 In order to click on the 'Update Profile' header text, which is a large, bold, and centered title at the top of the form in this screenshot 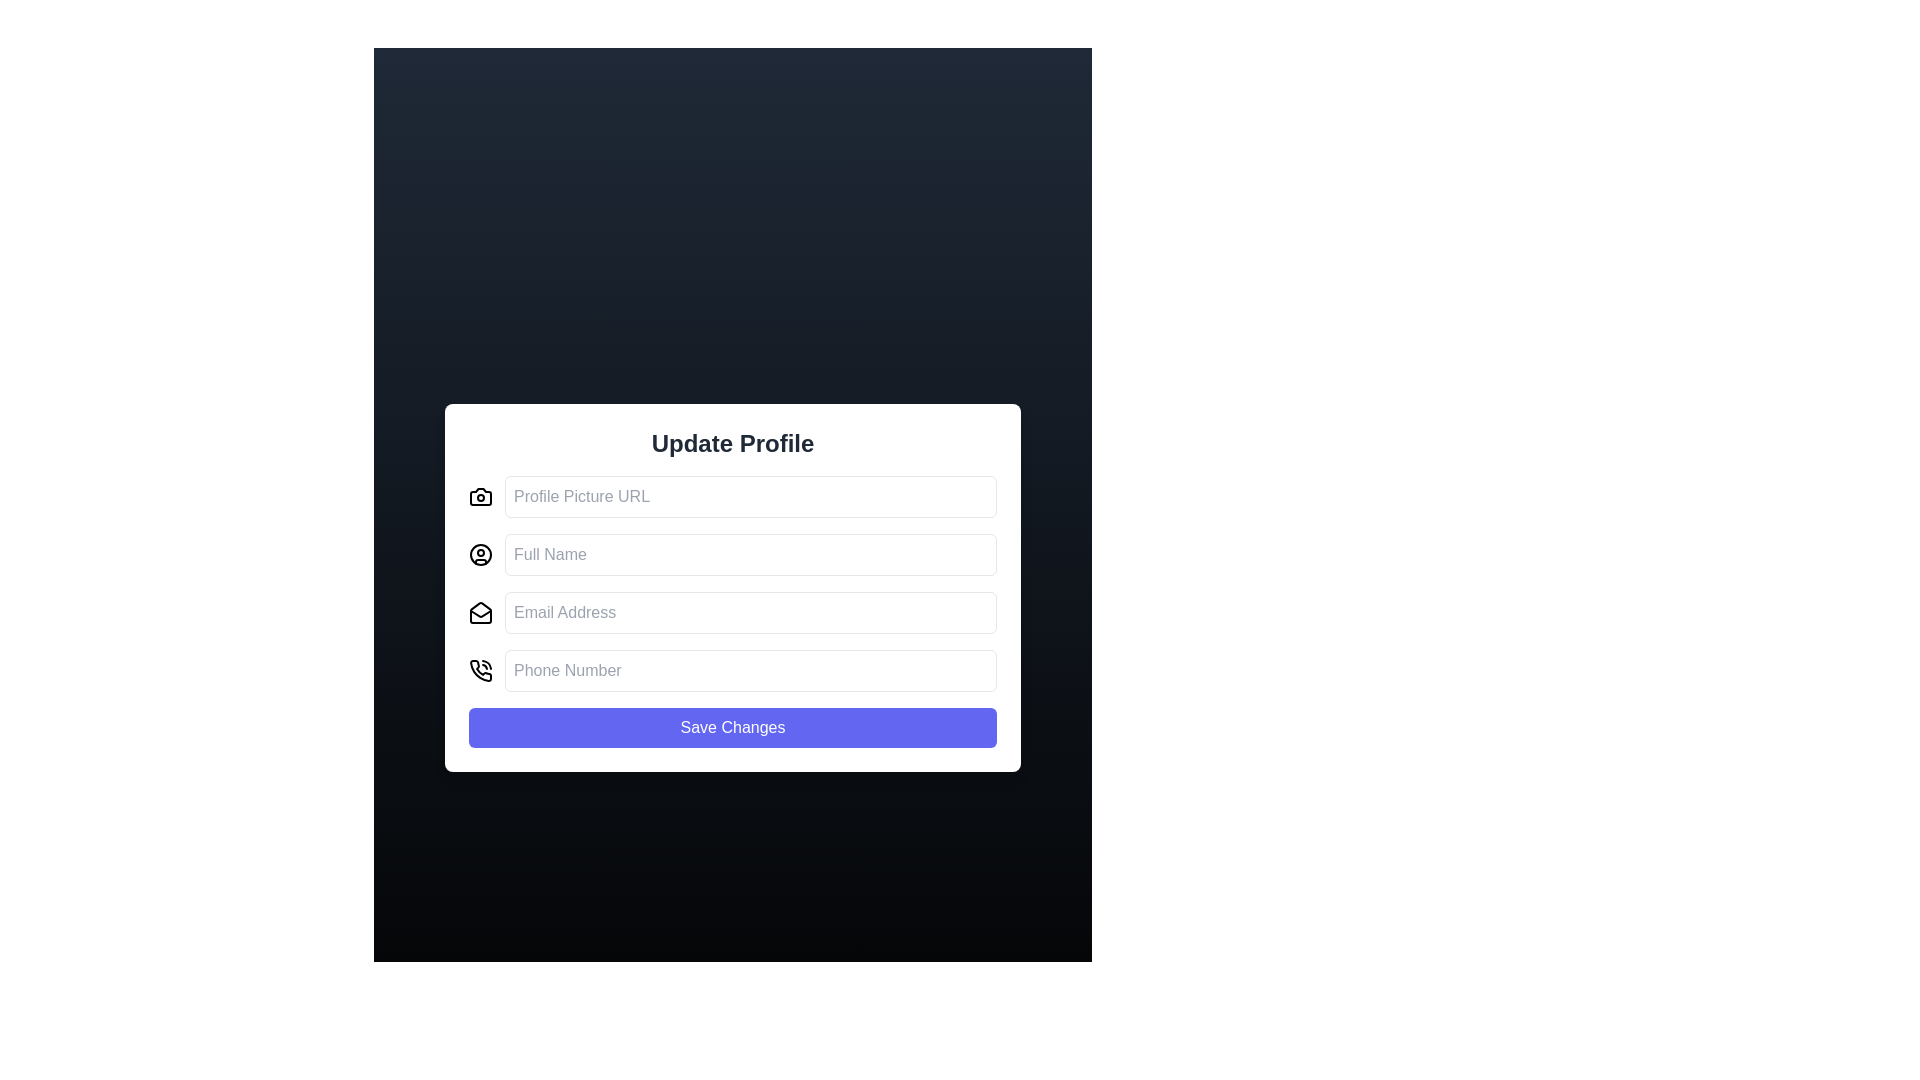, I will do `click(732, 442)`.